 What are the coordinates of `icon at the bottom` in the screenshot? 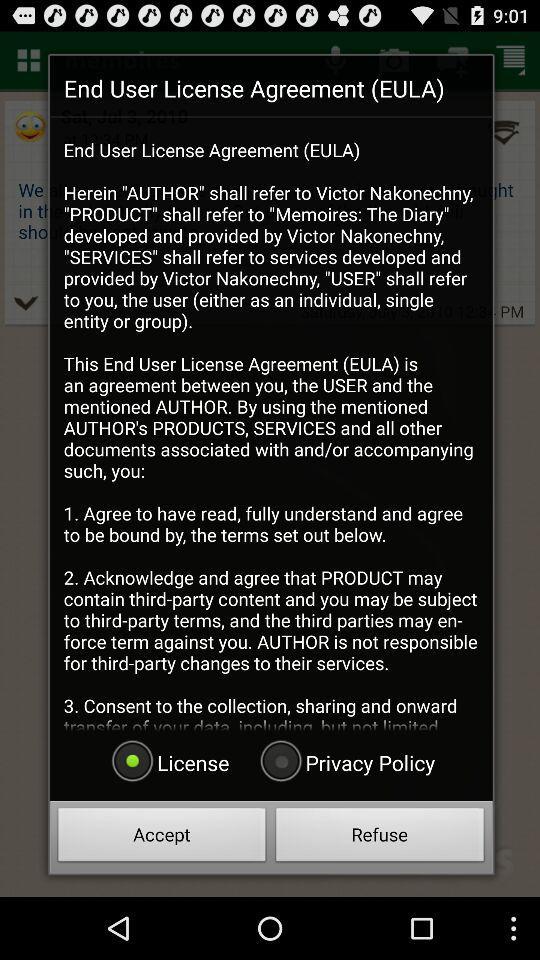 It's located at (344, 761).